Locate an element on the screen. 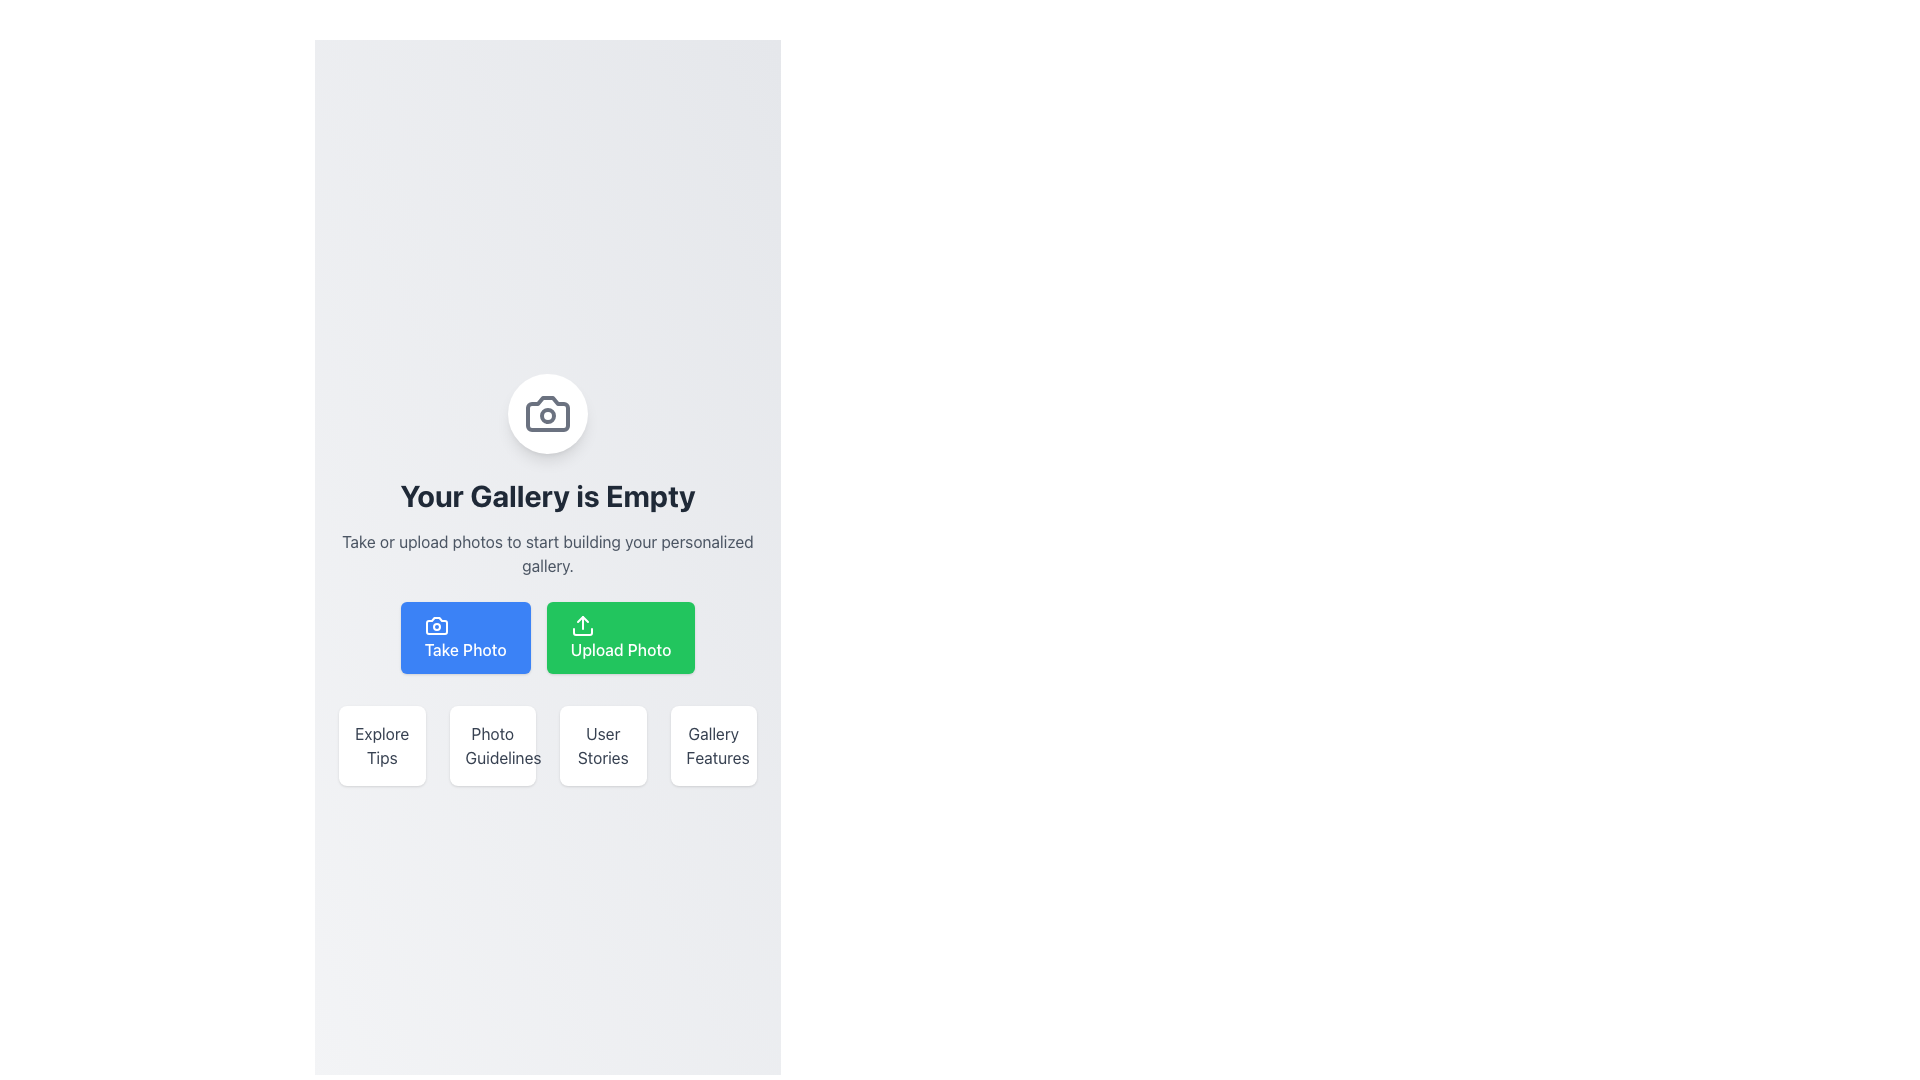 The image size is (1920, 1080). the 'Upload Photo' button, which is a green button with a graphic icon on its left side is located at coordinates (581, 624).